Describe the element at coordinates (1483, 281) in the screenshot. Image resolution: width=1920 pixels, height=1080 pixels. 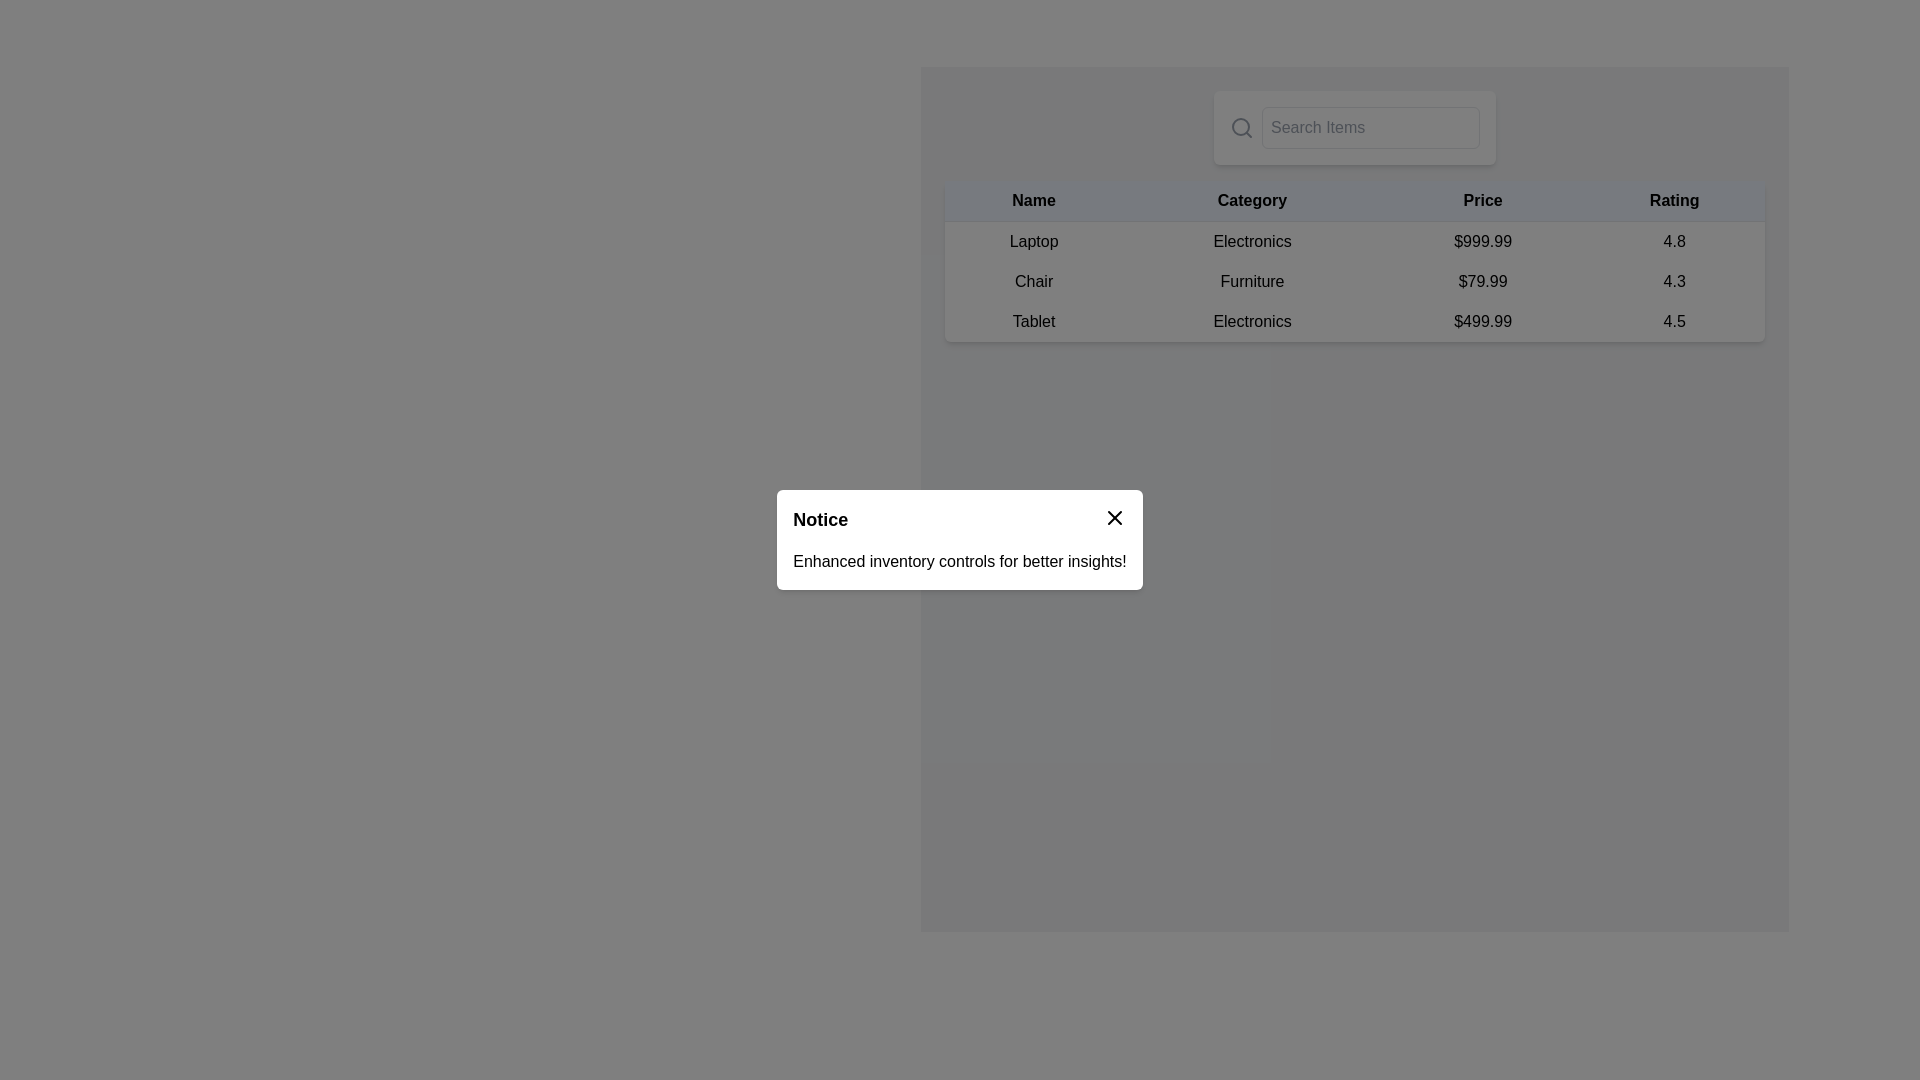
I see `the Price label displaying '$79.99' for the product 'Chair' in the second row of the table` at that location.